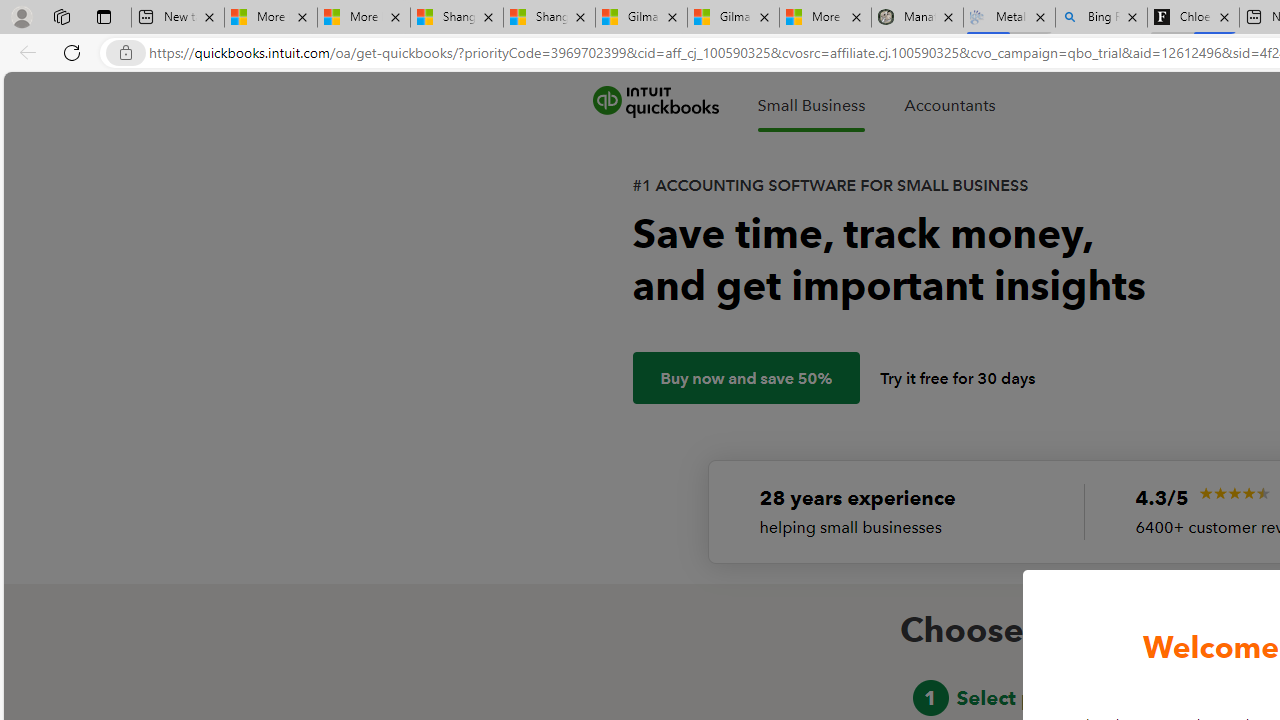 Image resolution: width=1280 pixels, height=720 pixels. I want to click on 'Accountants', so click(948, 105).